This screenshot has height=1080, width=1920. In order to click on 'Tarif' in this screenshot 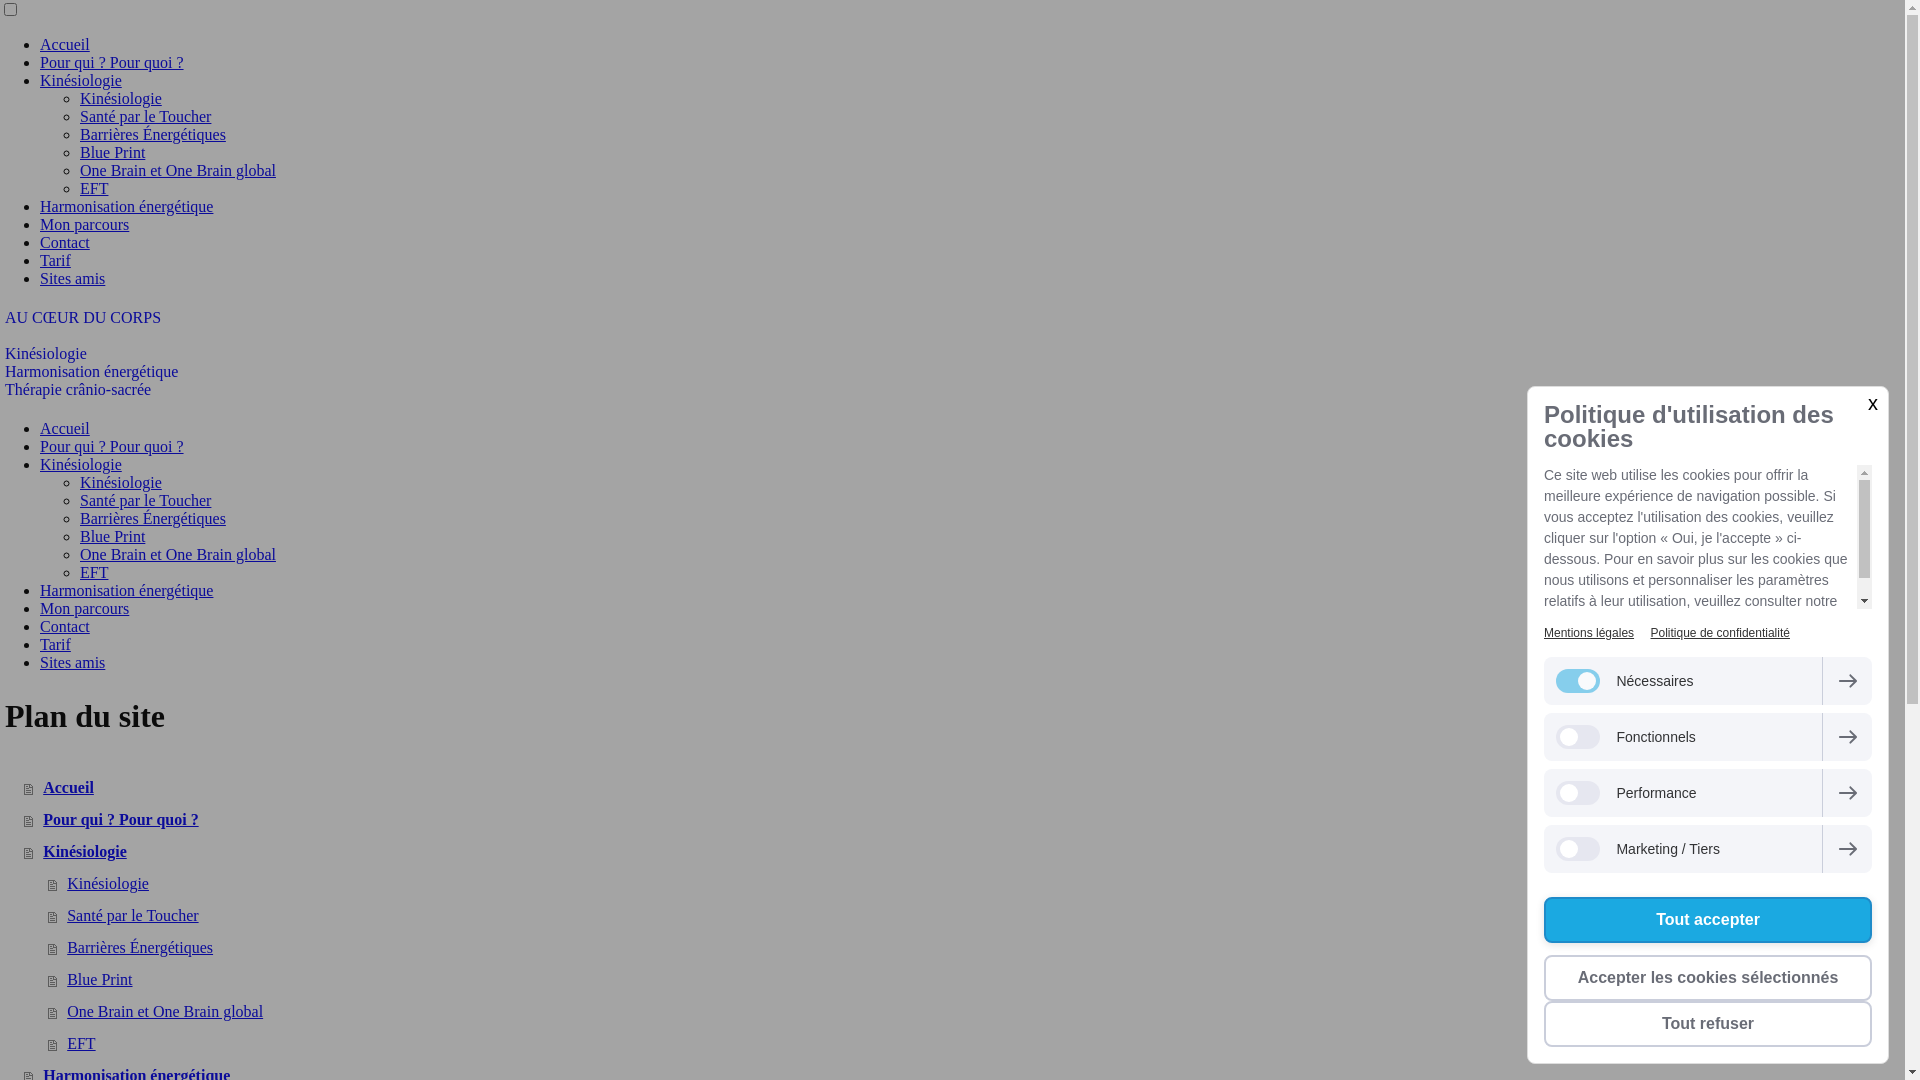, I will do `click(39, 259)`.